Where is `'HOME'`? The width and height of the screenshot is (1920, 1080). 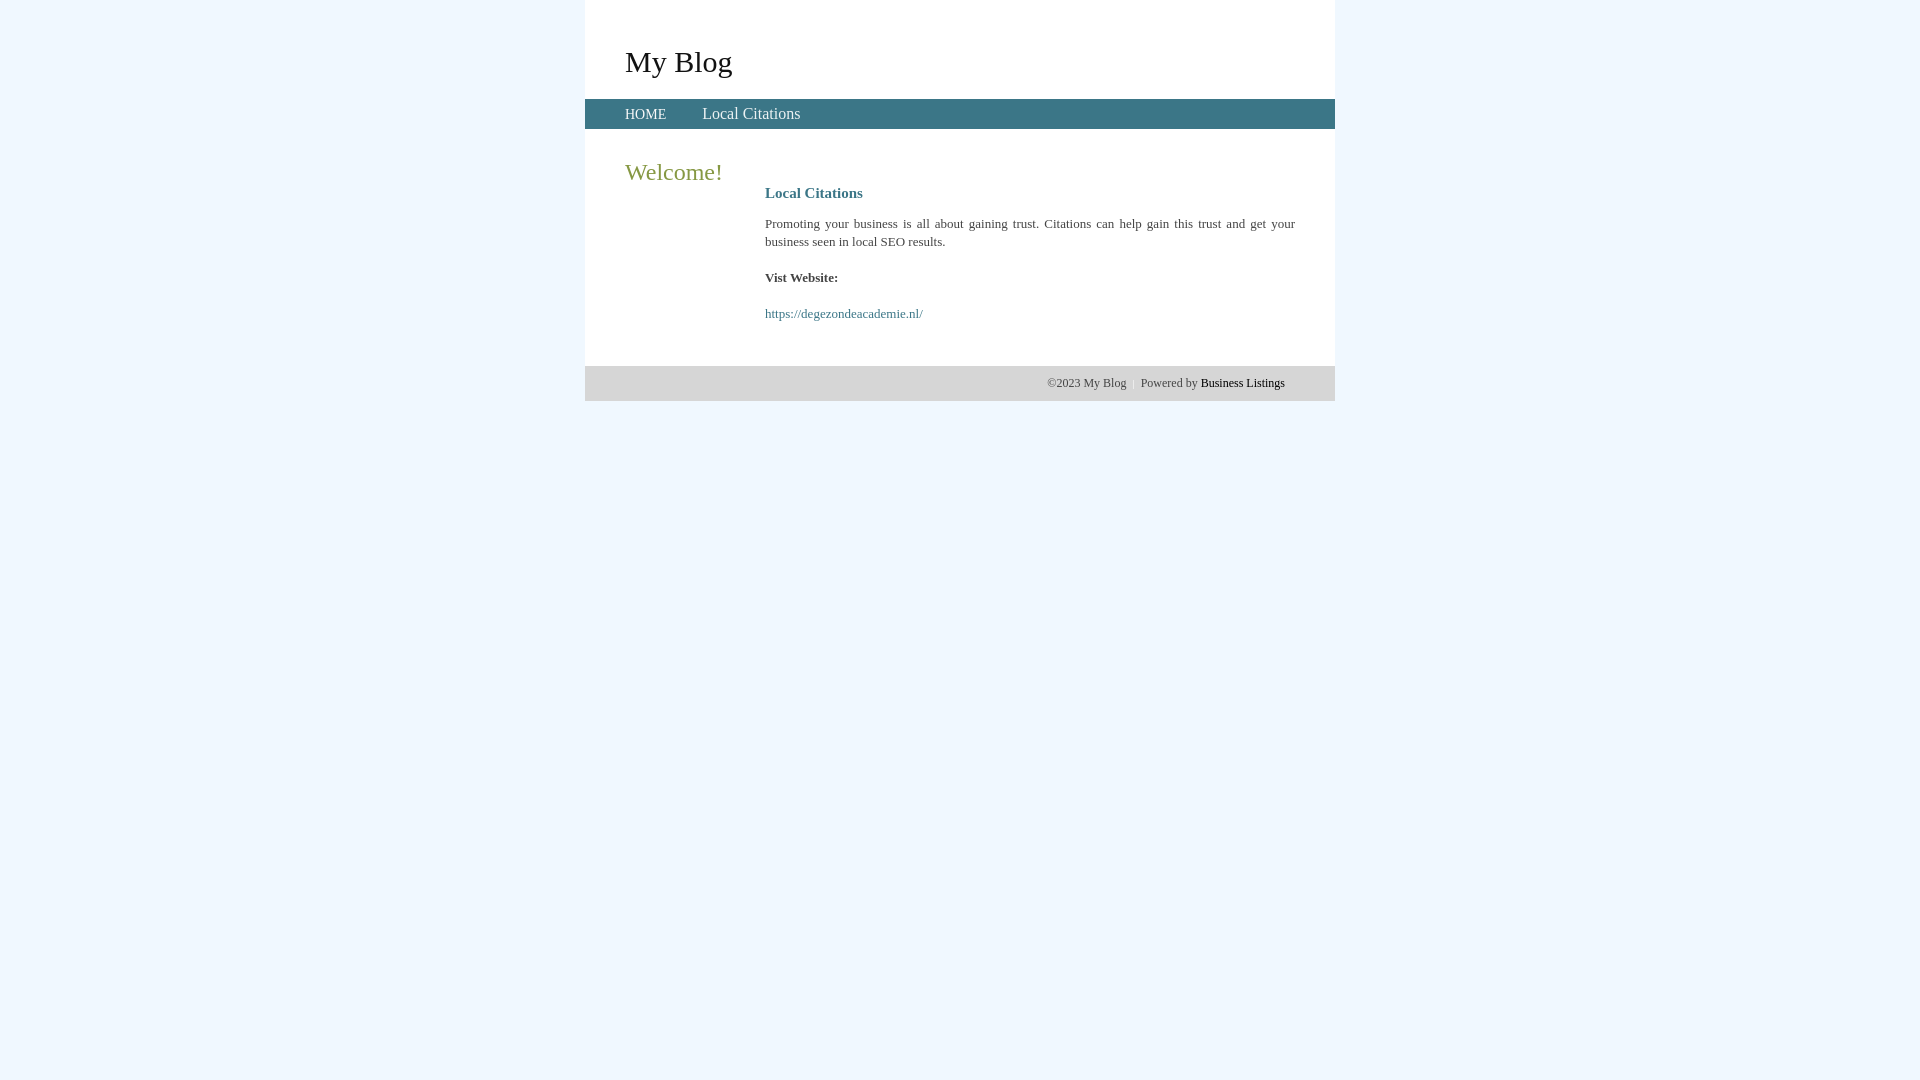
'HOME' is located at coordinates (623, 114).